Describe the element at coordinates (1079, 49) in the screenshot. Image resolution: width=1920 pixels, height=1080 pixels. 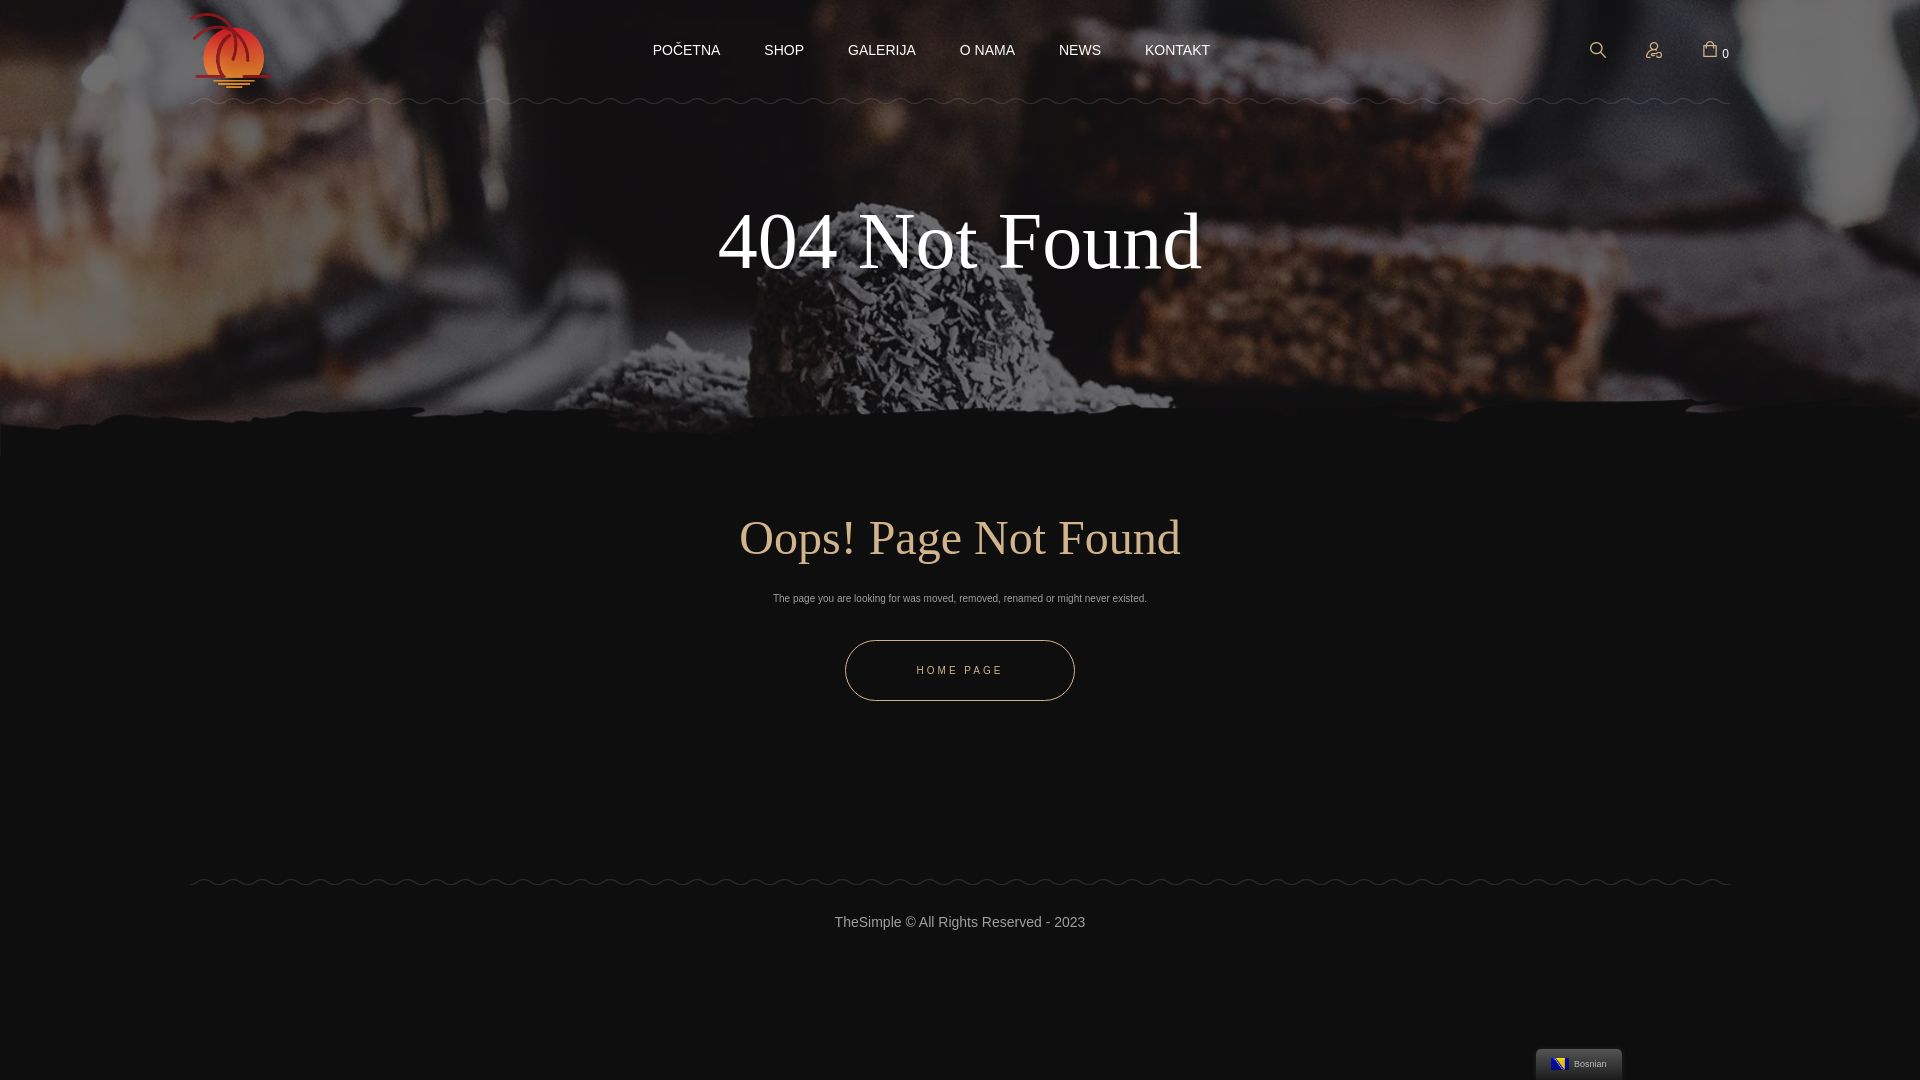
I see `'NEWS'` at that location.